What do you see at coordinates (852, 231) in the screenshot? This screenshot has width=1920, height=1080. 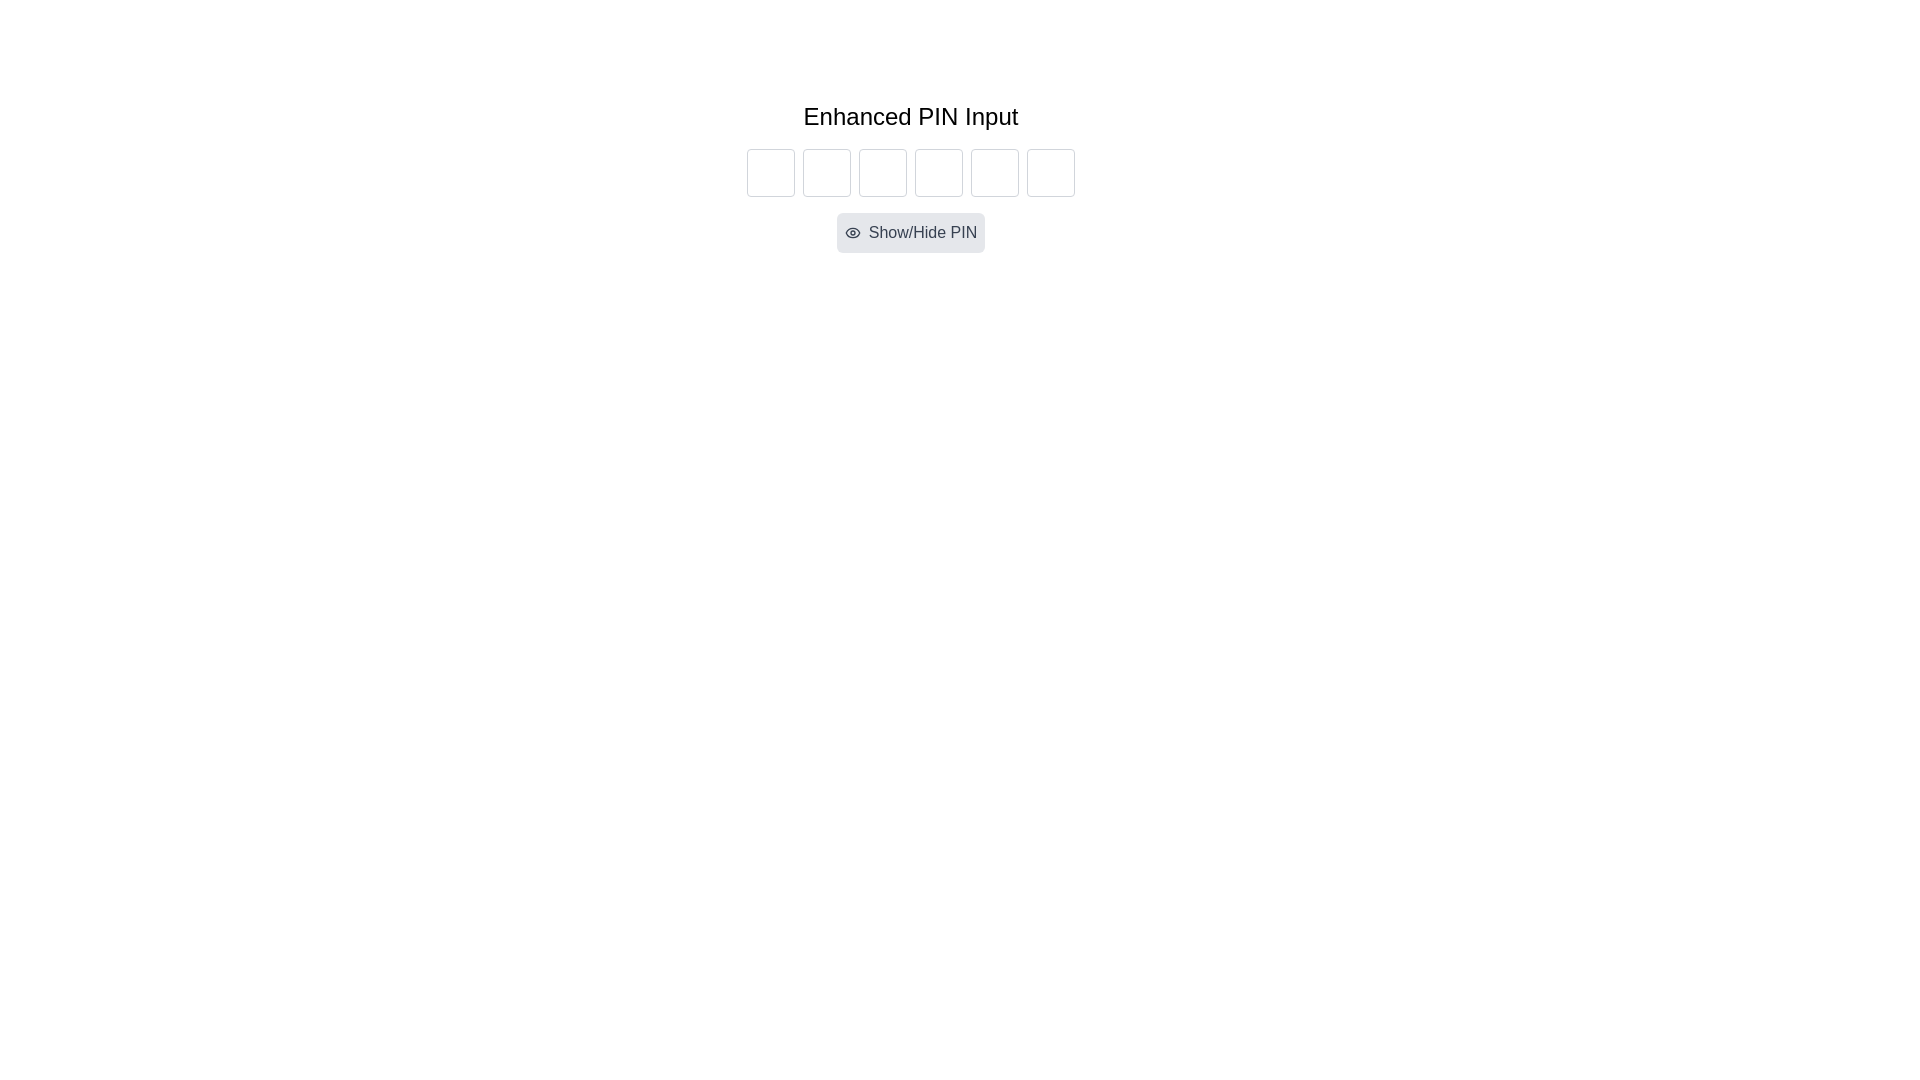 I see `the eye icon within the light gray oval button labeled 'Show/Hide PIN'` at bounding box center [852, 231].